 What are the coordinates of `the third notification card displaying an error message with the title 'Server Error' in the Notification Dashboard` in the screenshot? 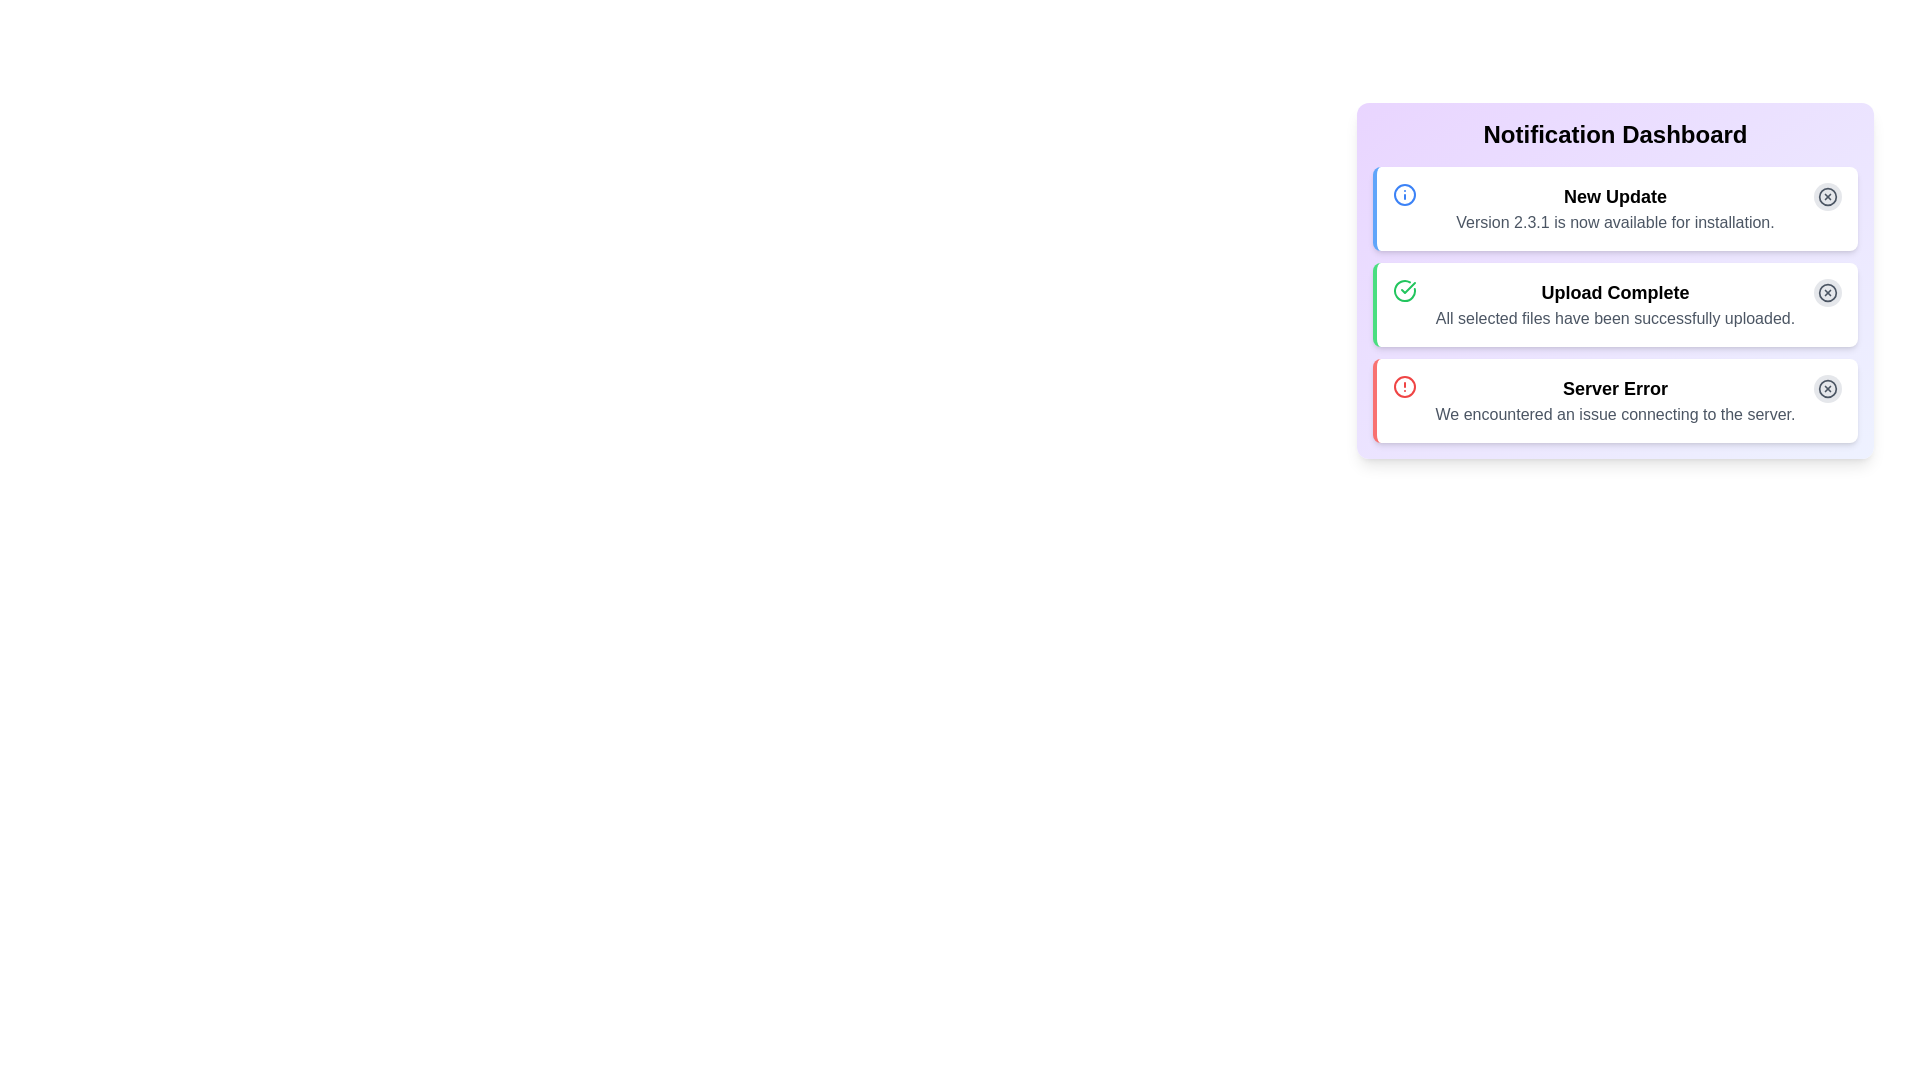 It's located at (1615, 401).